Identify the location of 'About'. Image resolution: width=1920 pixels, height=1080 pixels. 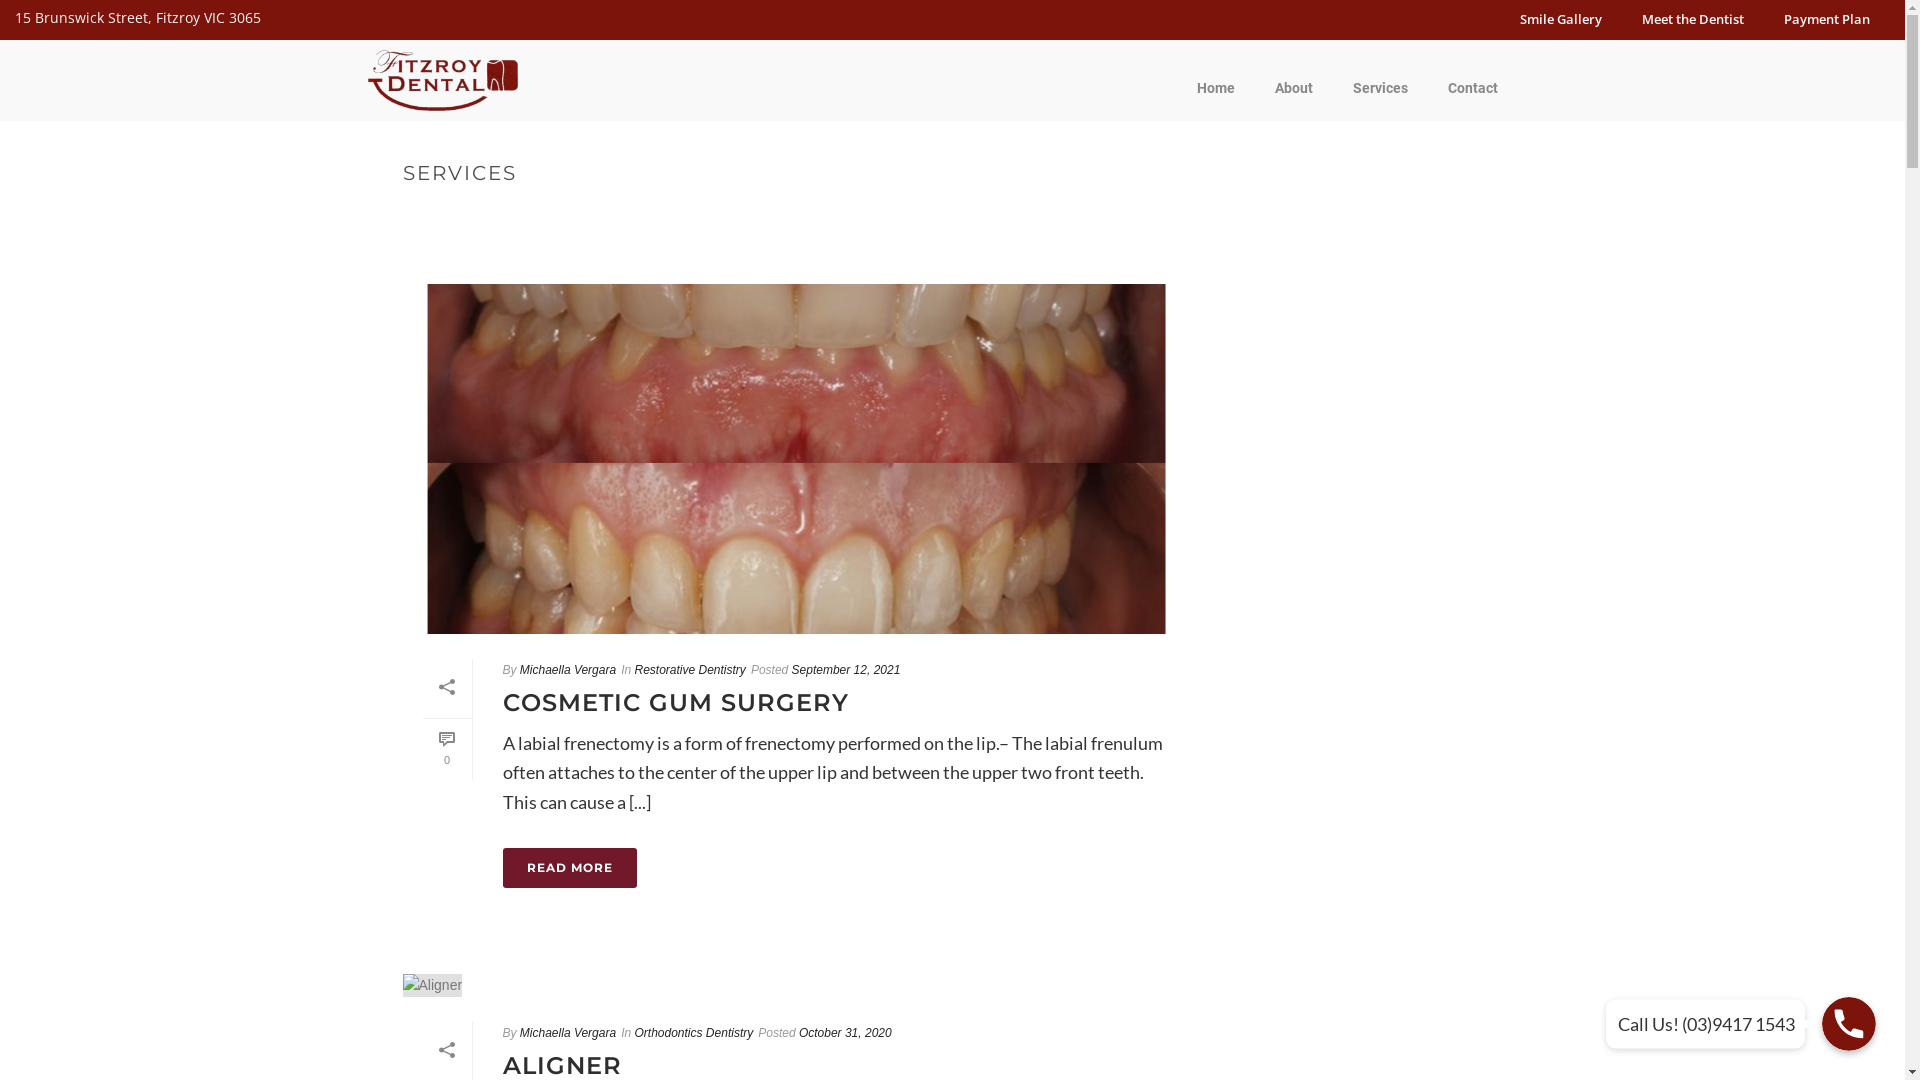
(1292, 87).